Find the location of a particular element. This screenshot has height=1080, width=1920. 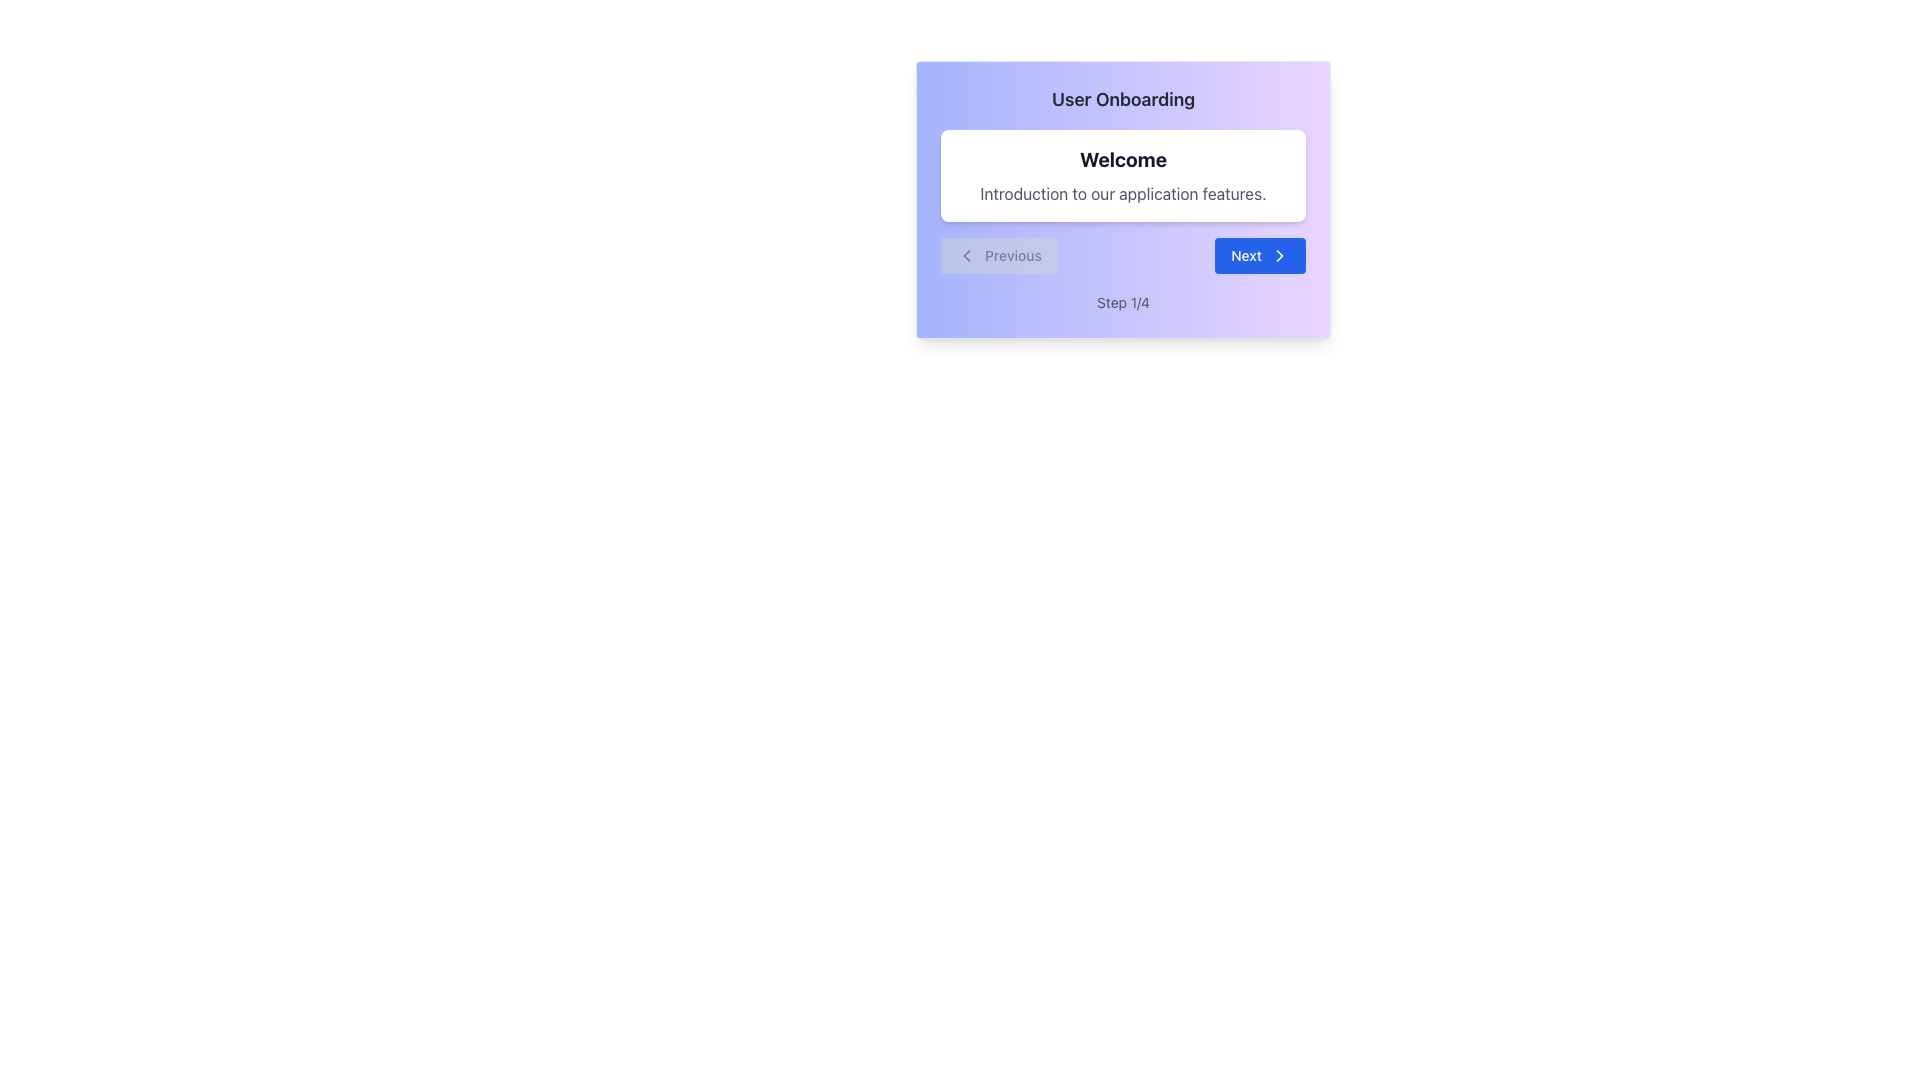

the forward navigation icon located within the blue 'Next' button at the bottom-right corner of the user onboarding modal is located at coordinates (1280, 254).